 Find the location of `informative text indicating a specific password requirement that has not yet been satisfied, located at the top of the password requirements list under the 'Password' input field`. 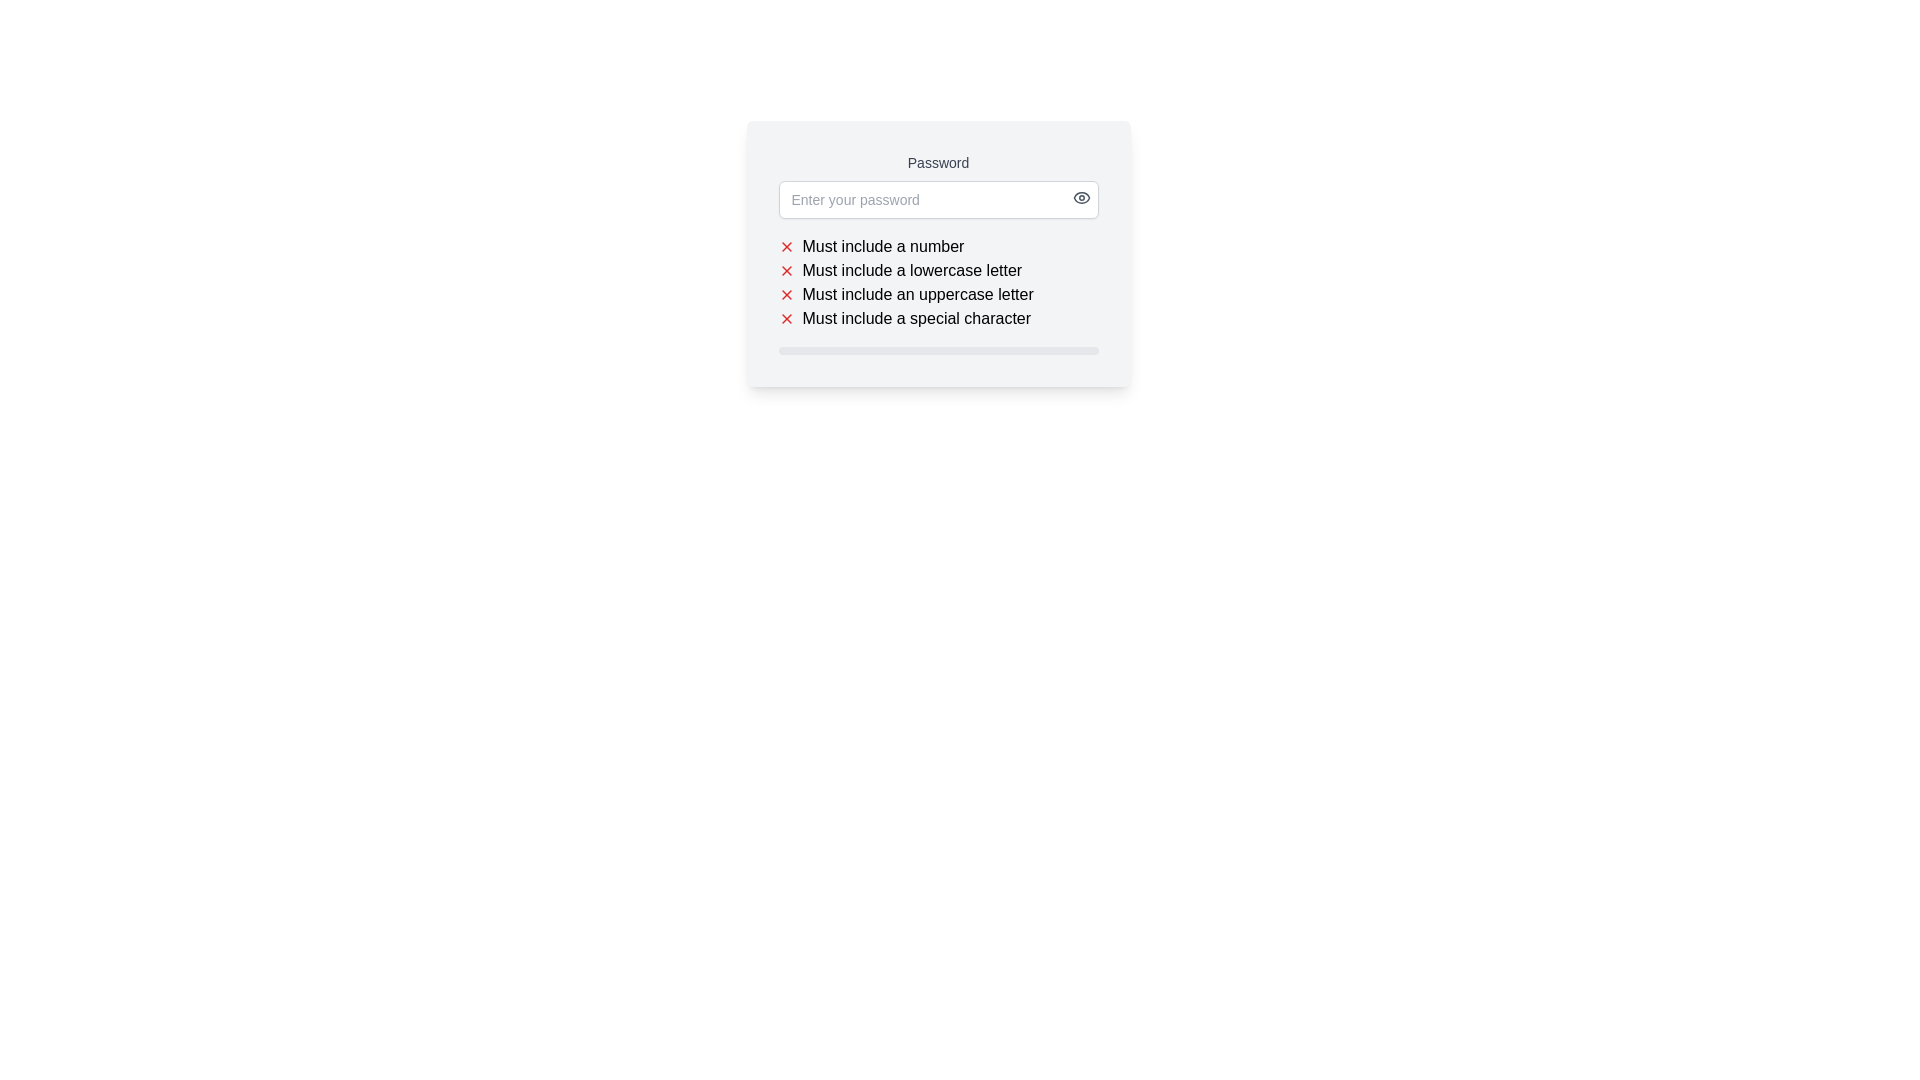

informative text indicating a specific password requirement that has not yet been satisfied, located at the top of the password requirements list under the 'Password' input field is located at coordinates (937, 245).